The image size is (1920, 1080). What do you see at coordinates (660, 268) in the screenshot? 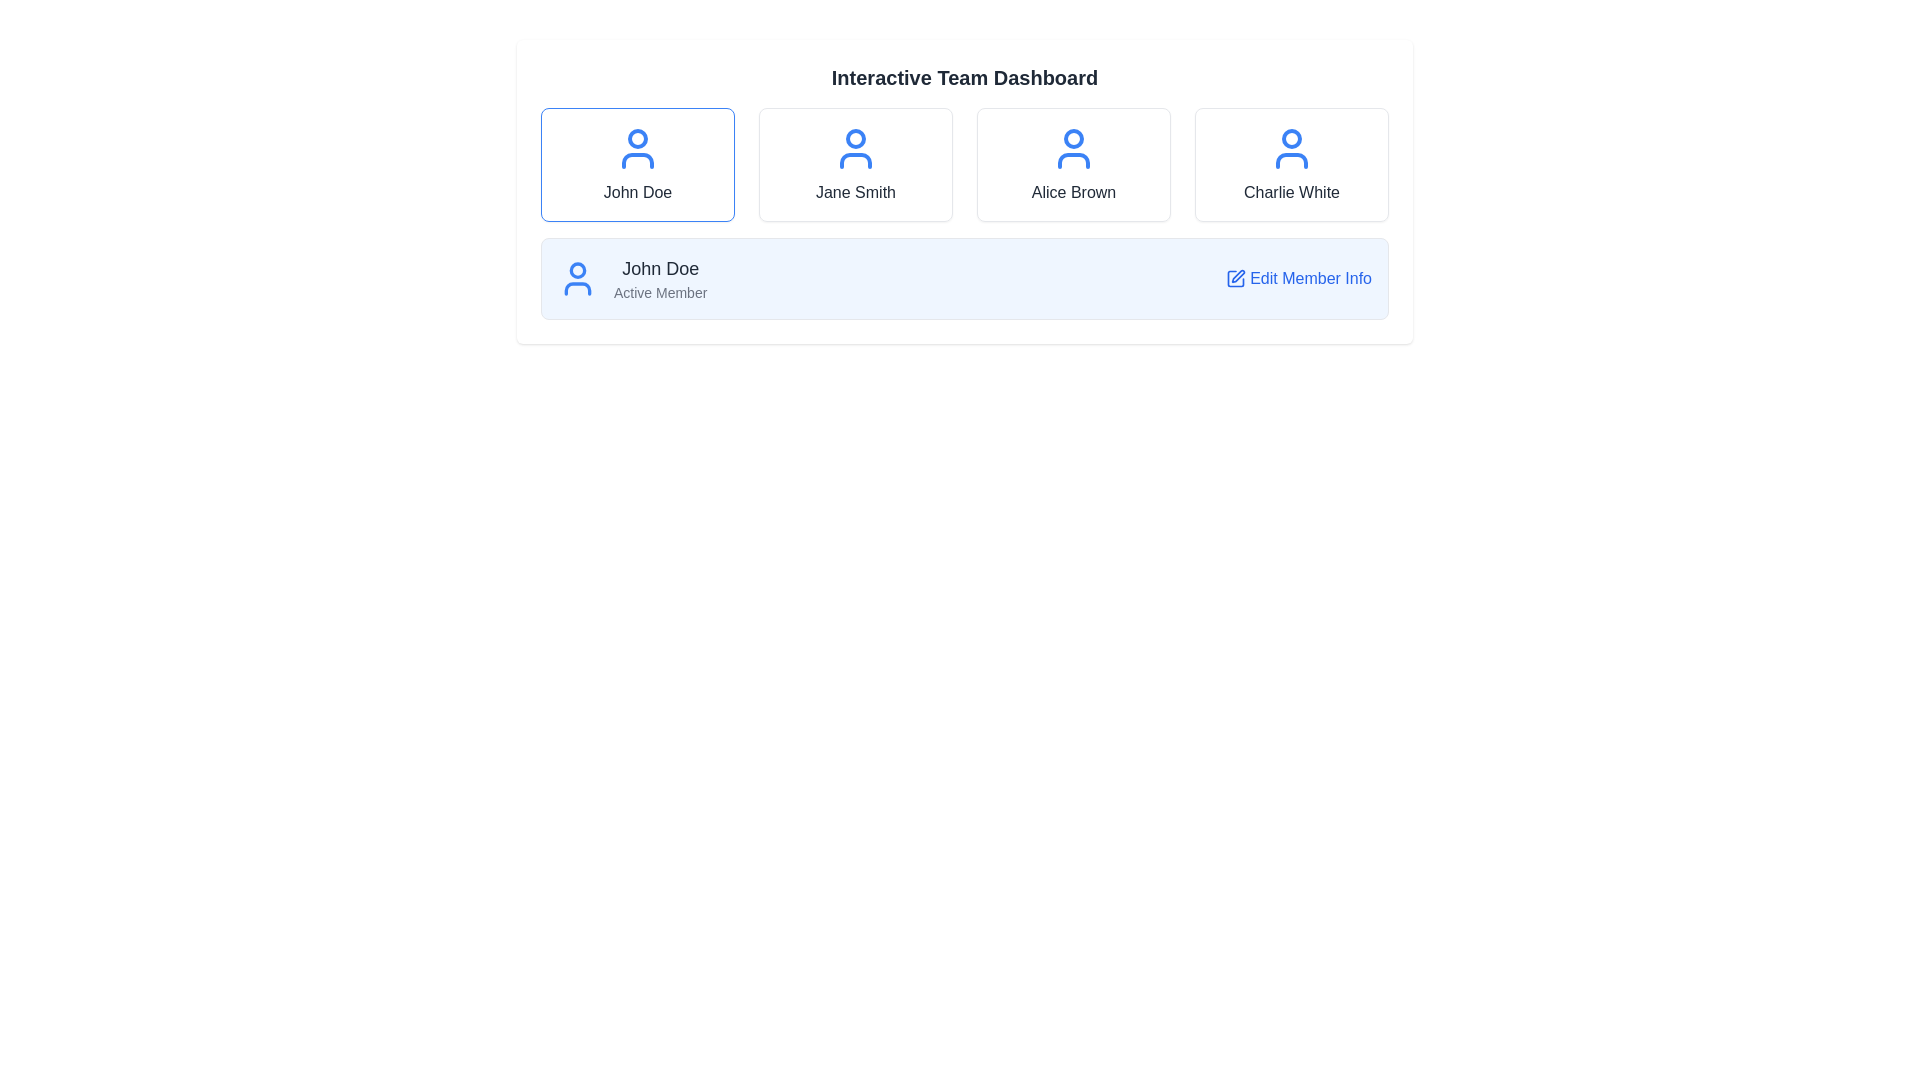
I see `the static text label reading 'John Doe', which is styled with a large font size and bold emphasis, located in the bottom section of the interface, closer to the left side` at bounding box center [660, 268].